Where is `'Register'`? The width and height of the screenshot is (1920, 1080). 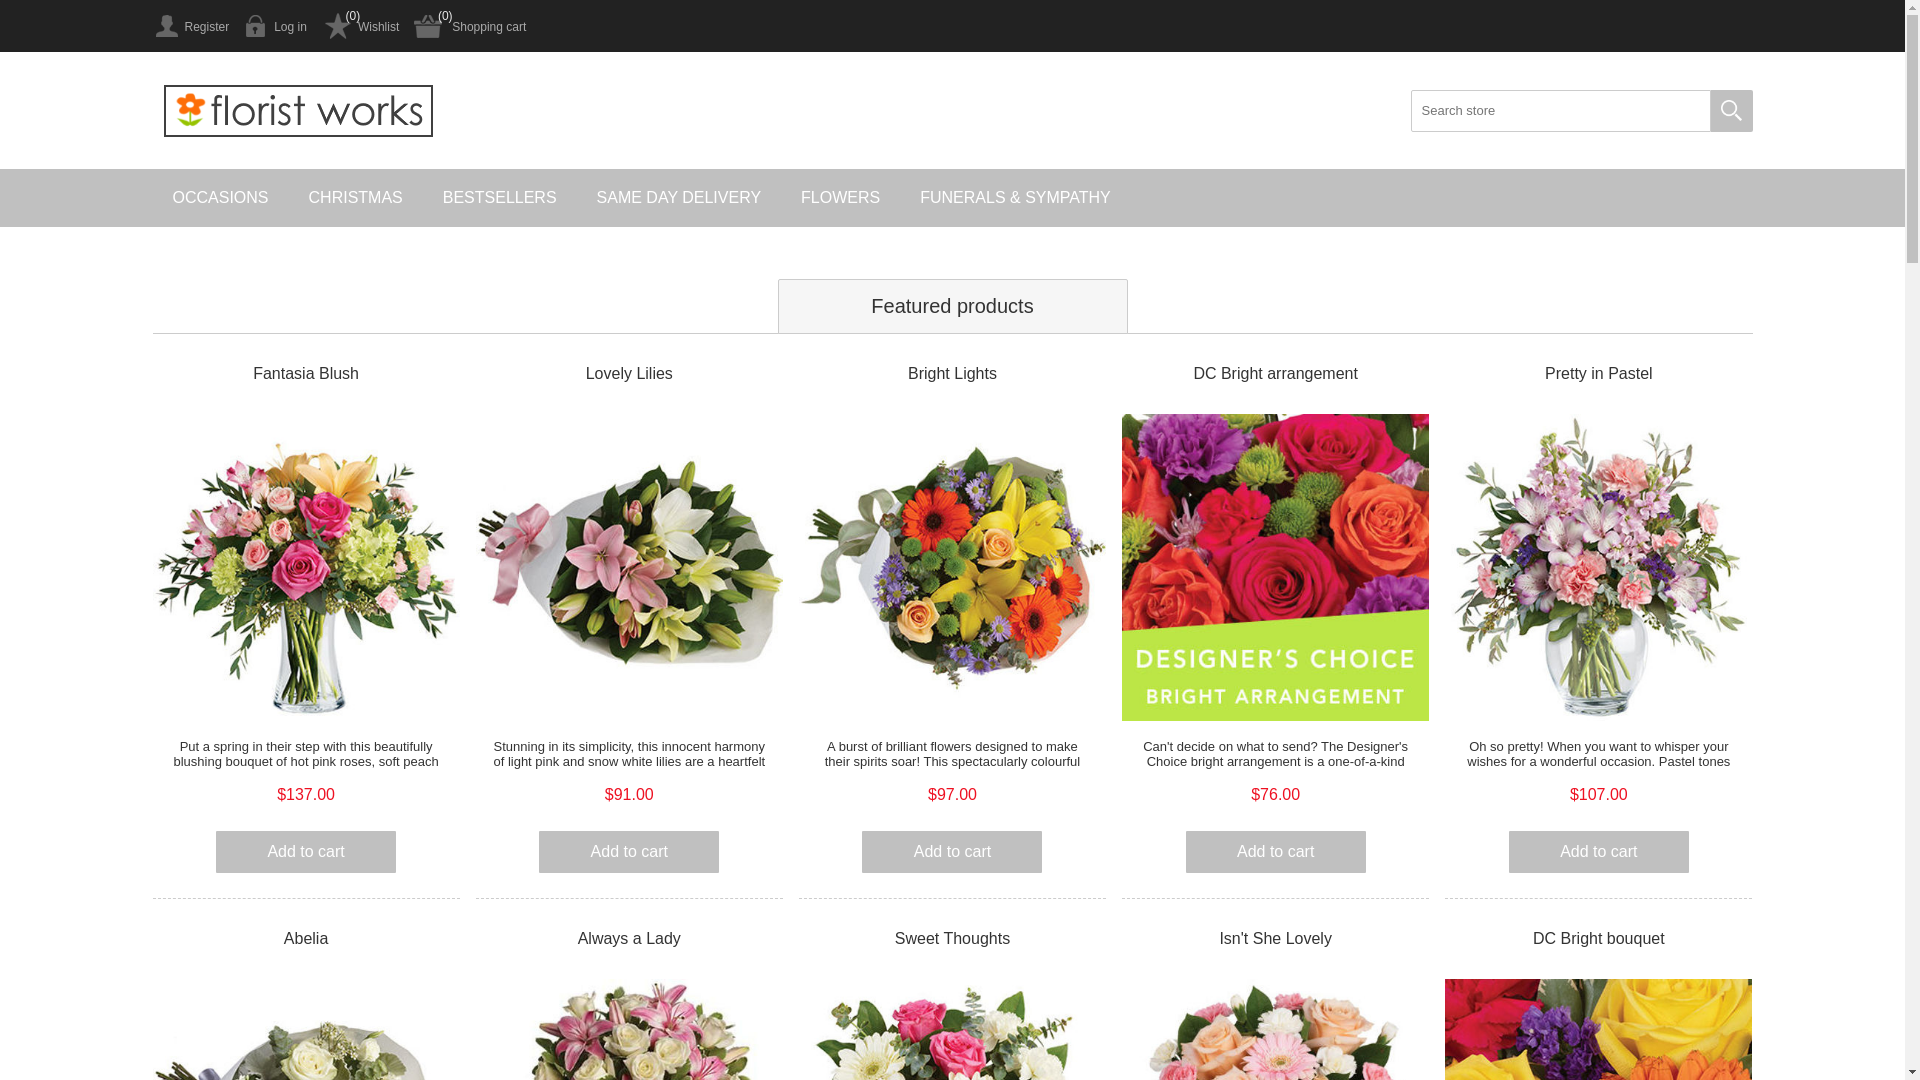
'Register' is located at coordinates (190, 26).